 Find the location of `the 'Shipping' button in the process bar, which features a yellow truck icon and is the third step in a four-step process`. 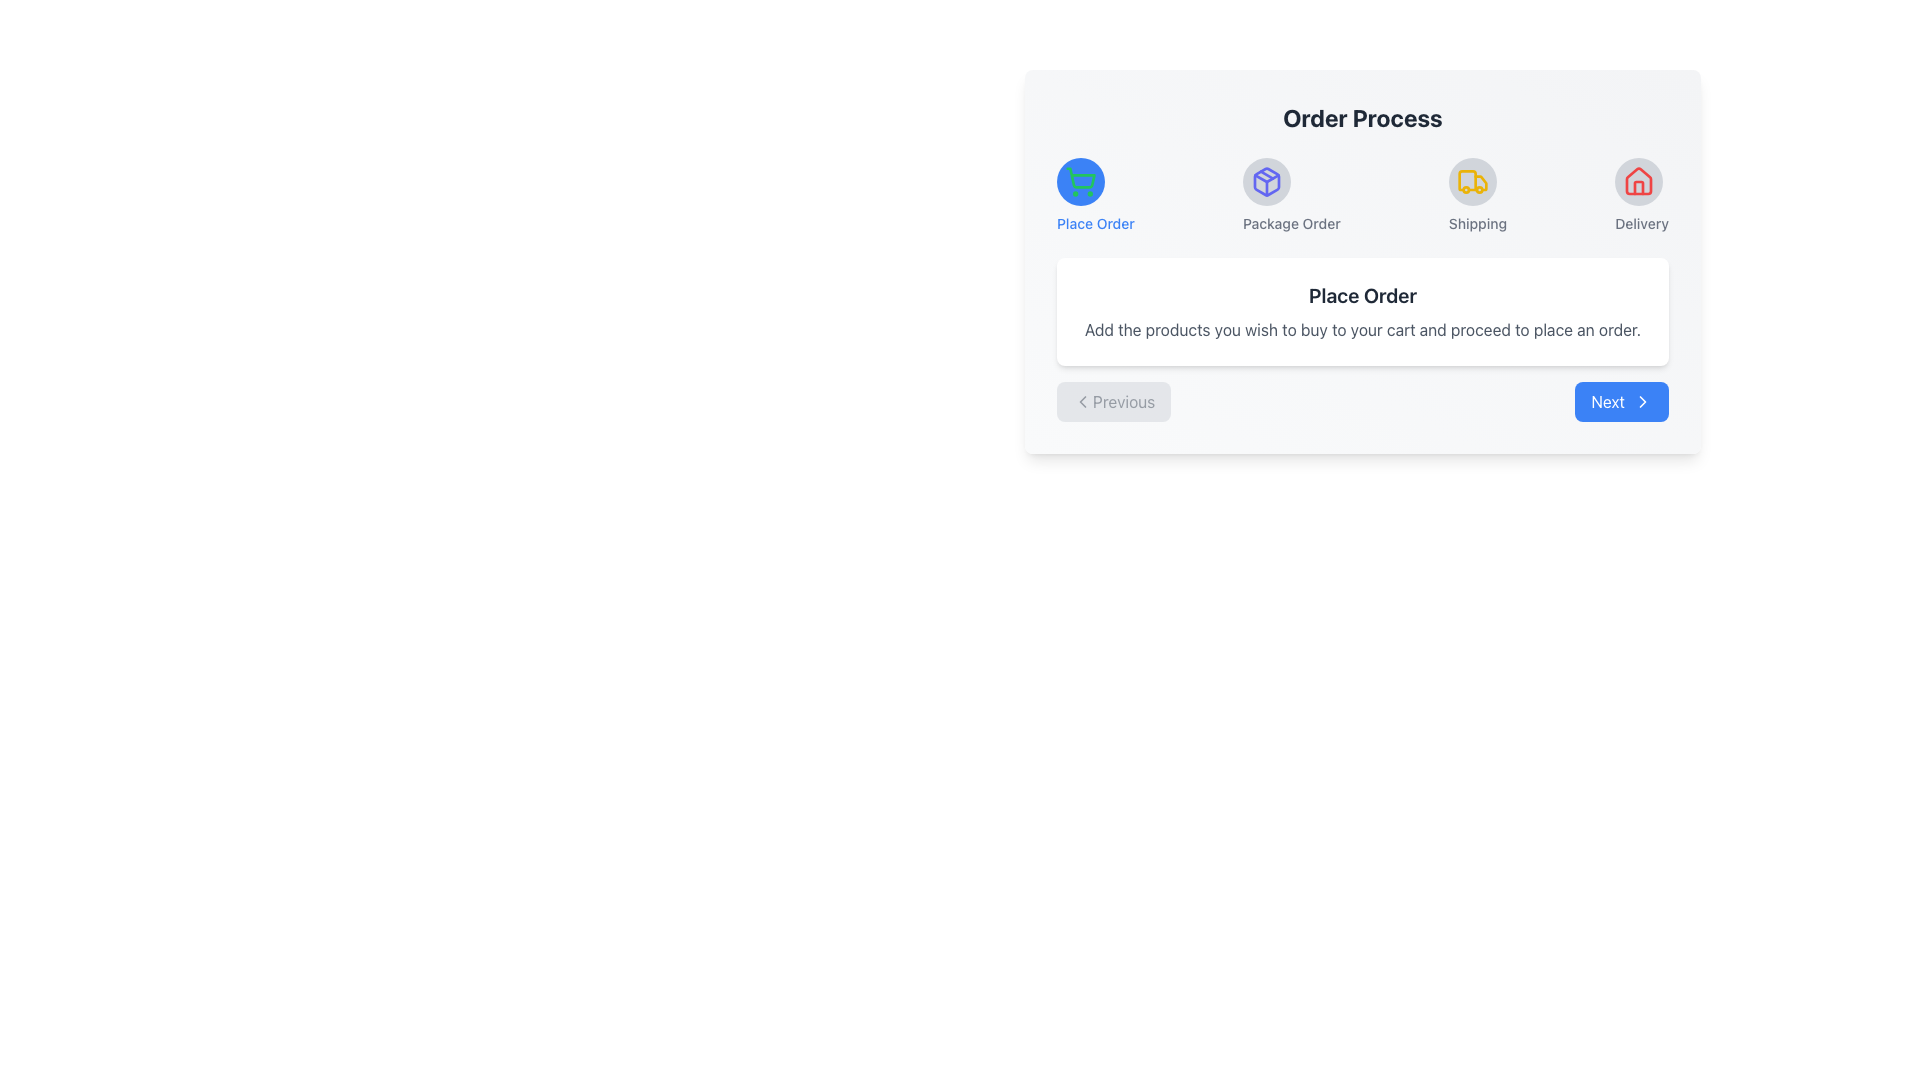

the 'Shipping' button in the process bar, which features a yellow truck icon and is the third step in a four-step process is located at coordinates (1478, 196).